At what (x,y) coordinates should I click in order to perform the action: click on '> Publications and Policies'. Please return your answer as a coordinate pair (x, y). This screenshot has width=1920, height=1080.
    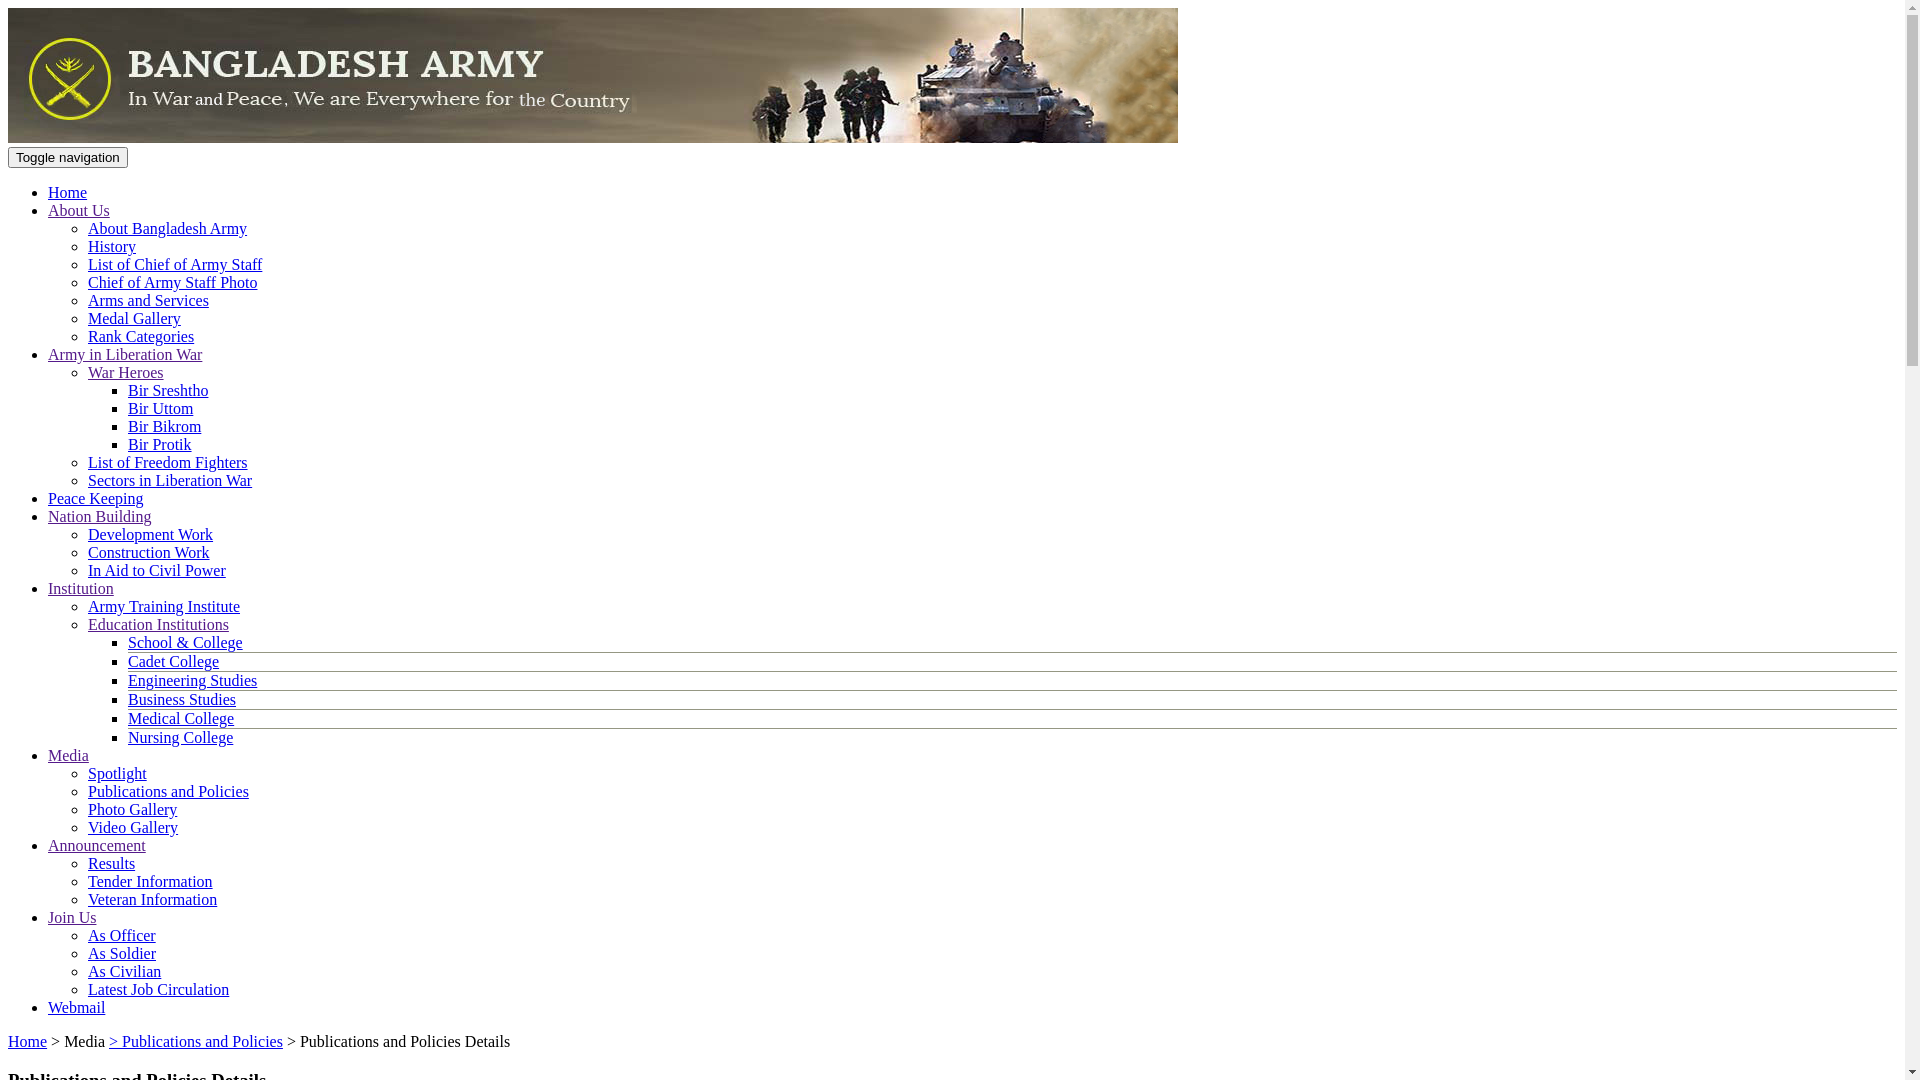
    Looking at the image, I should click on (196, 1040).